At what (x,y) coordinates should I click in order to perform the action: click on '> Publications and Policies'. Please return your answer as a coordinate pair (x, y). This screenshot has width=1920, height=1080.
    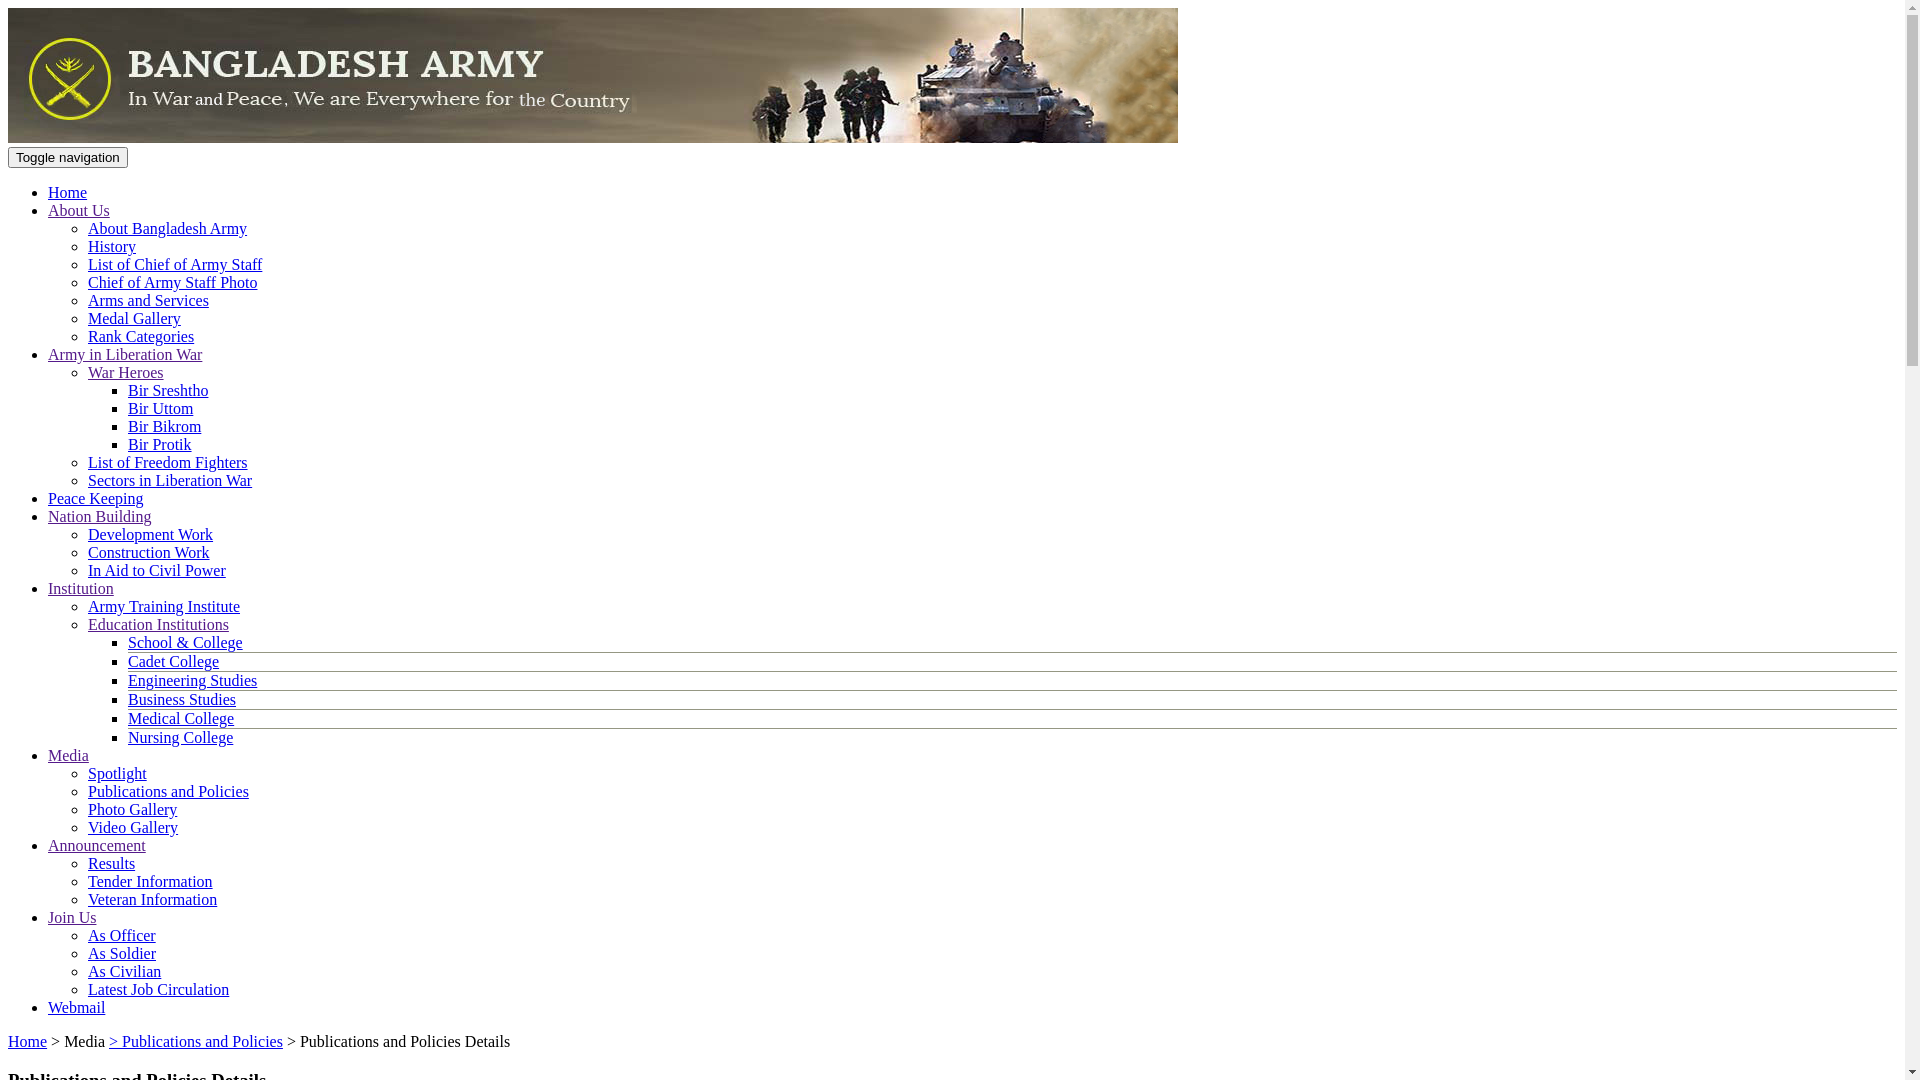
    Looking at the image, I should click on (196, 1040).